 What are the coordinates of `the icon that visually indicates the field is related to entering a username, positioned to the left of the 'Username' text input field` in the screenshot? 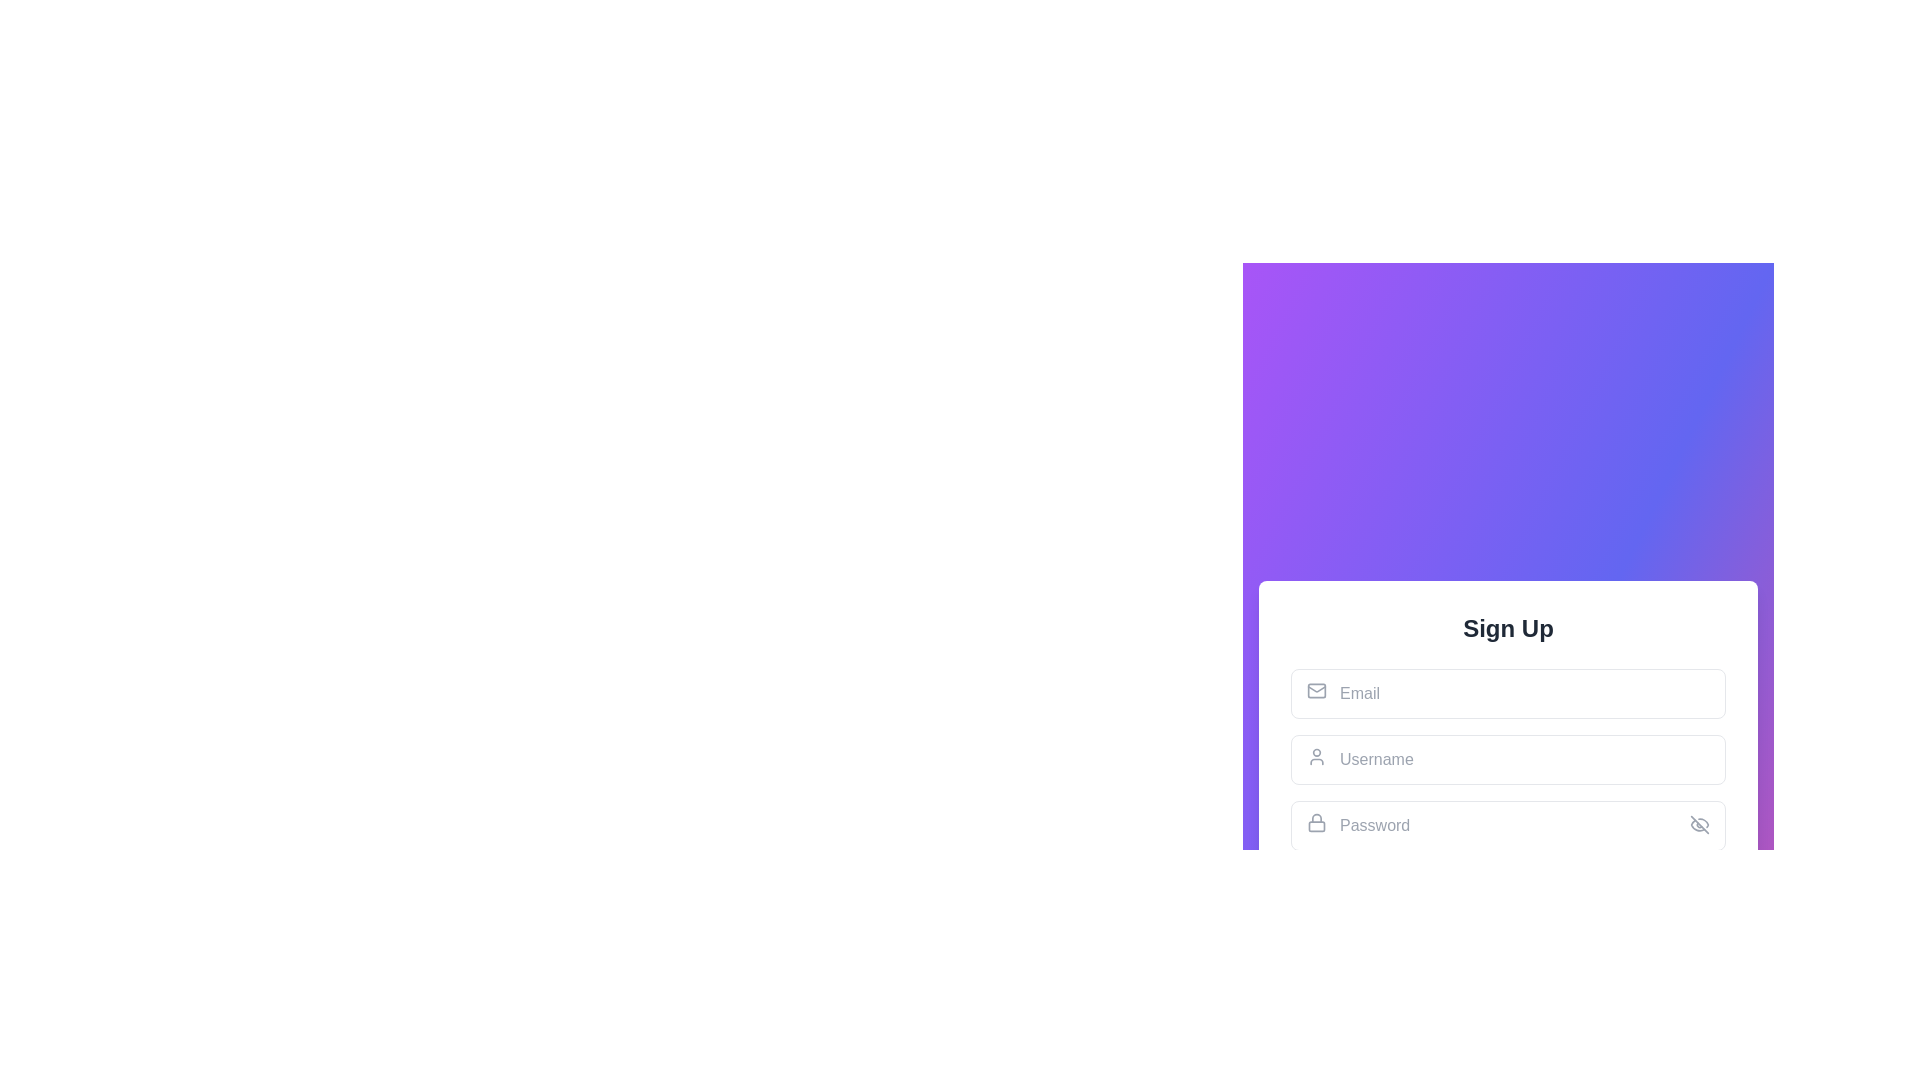 It's located at (1316, 756).